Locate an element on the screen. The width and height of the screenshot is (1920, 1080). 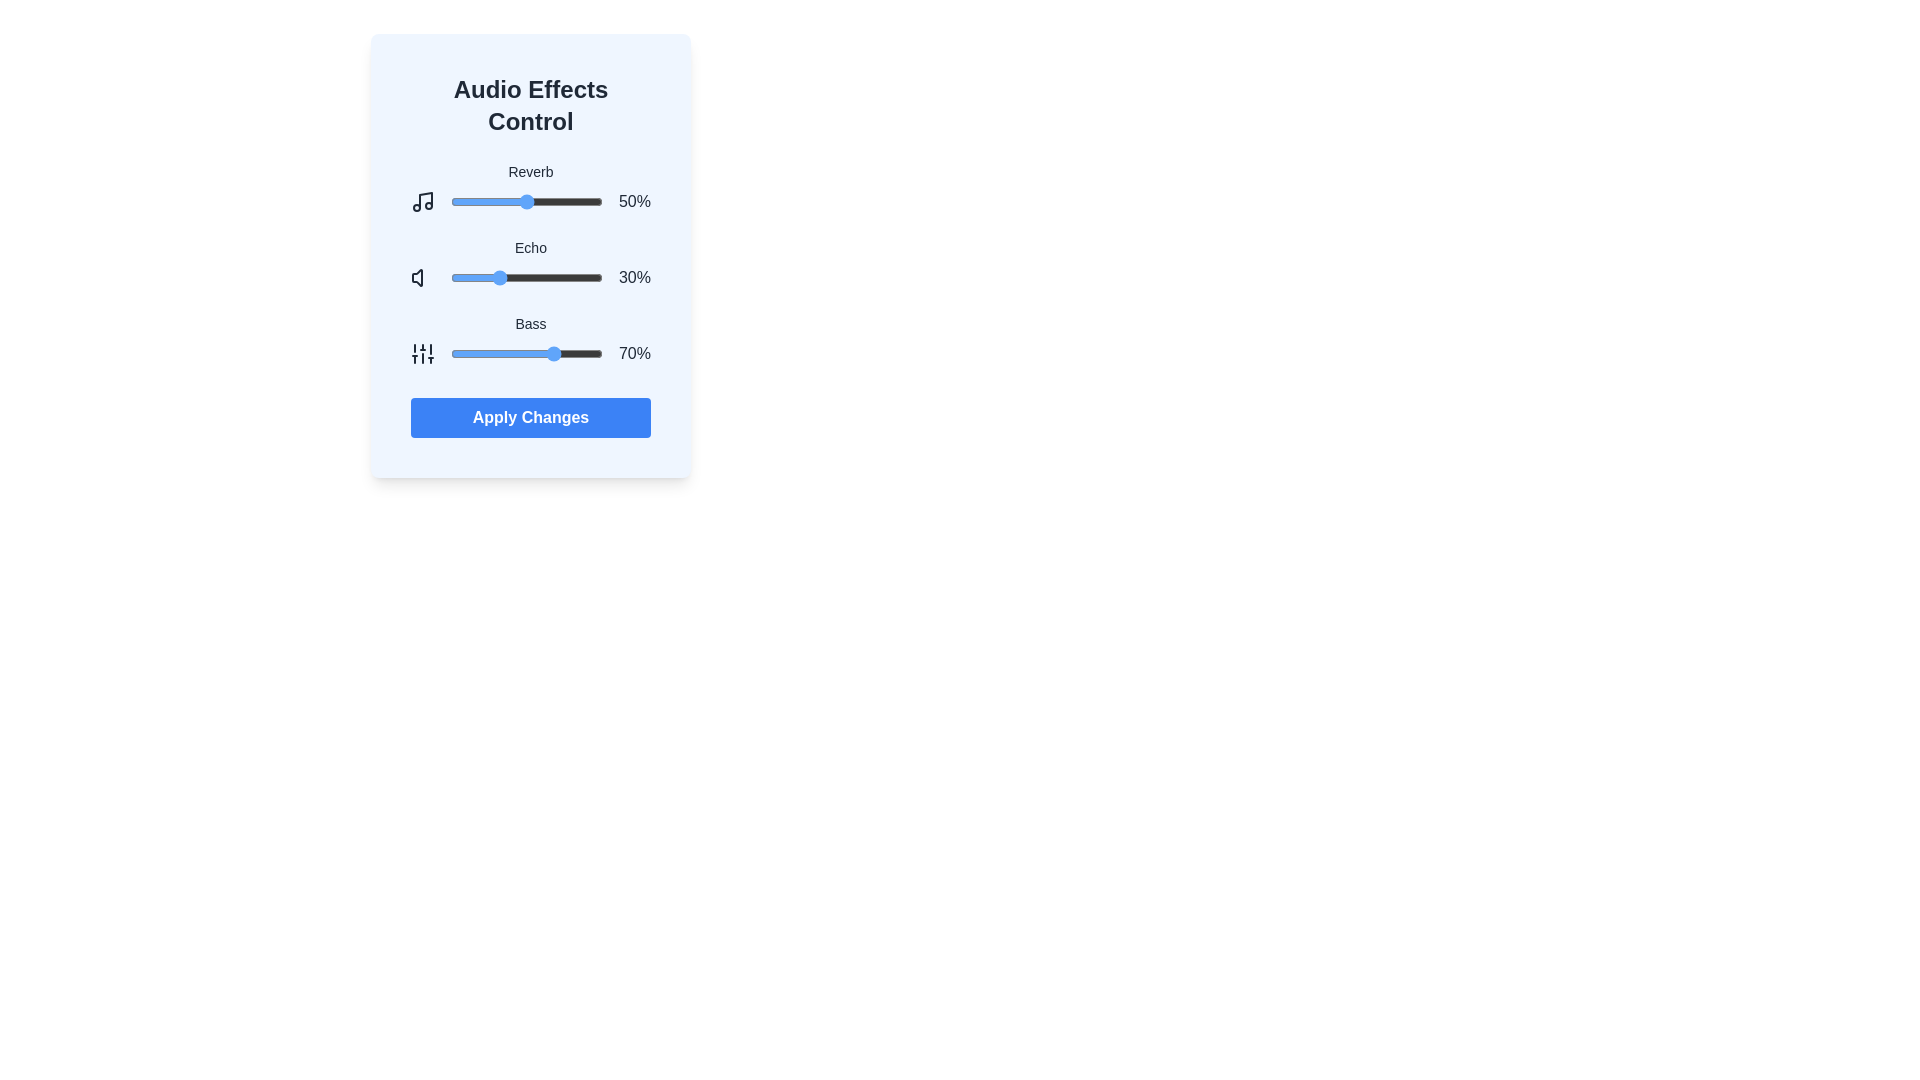
the reverb level is located at coordinates (544, 201).